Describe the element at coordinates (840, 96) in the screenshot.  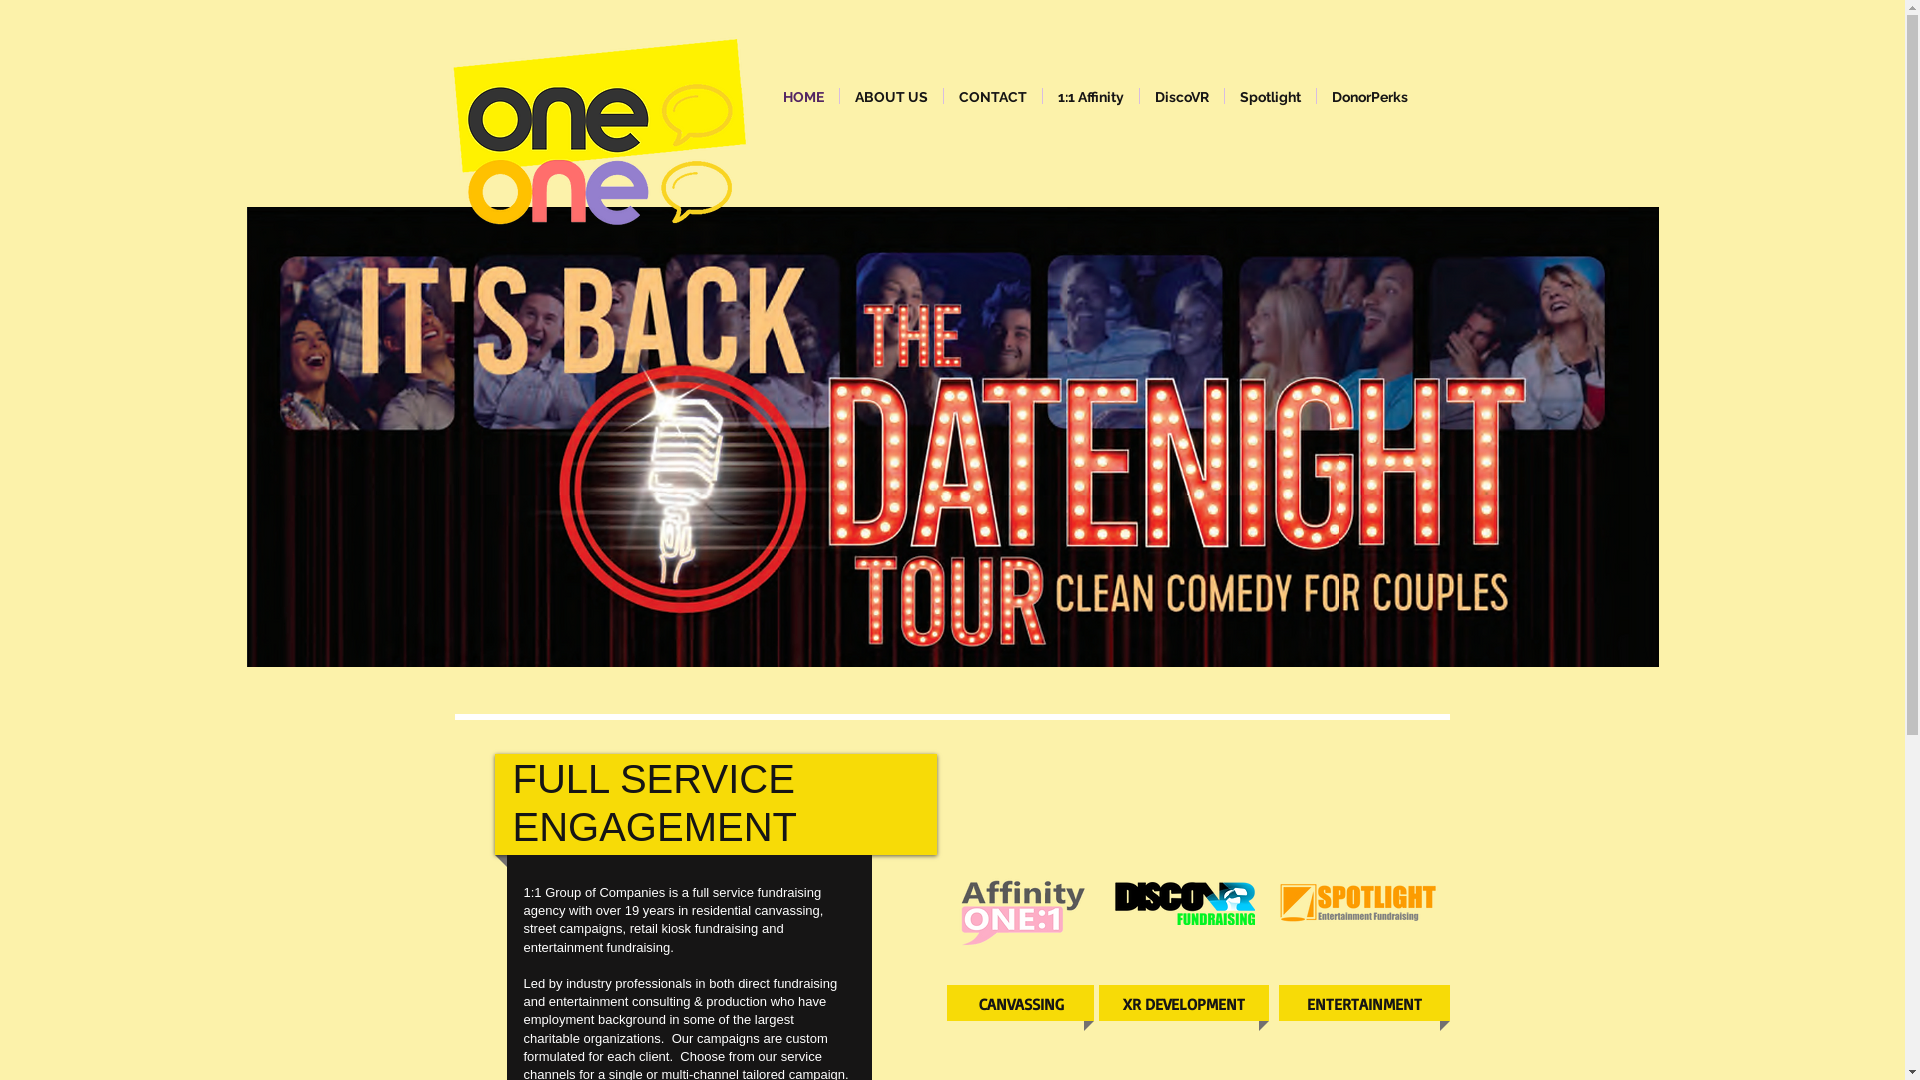
I see `'ABOUT US'` at that location.